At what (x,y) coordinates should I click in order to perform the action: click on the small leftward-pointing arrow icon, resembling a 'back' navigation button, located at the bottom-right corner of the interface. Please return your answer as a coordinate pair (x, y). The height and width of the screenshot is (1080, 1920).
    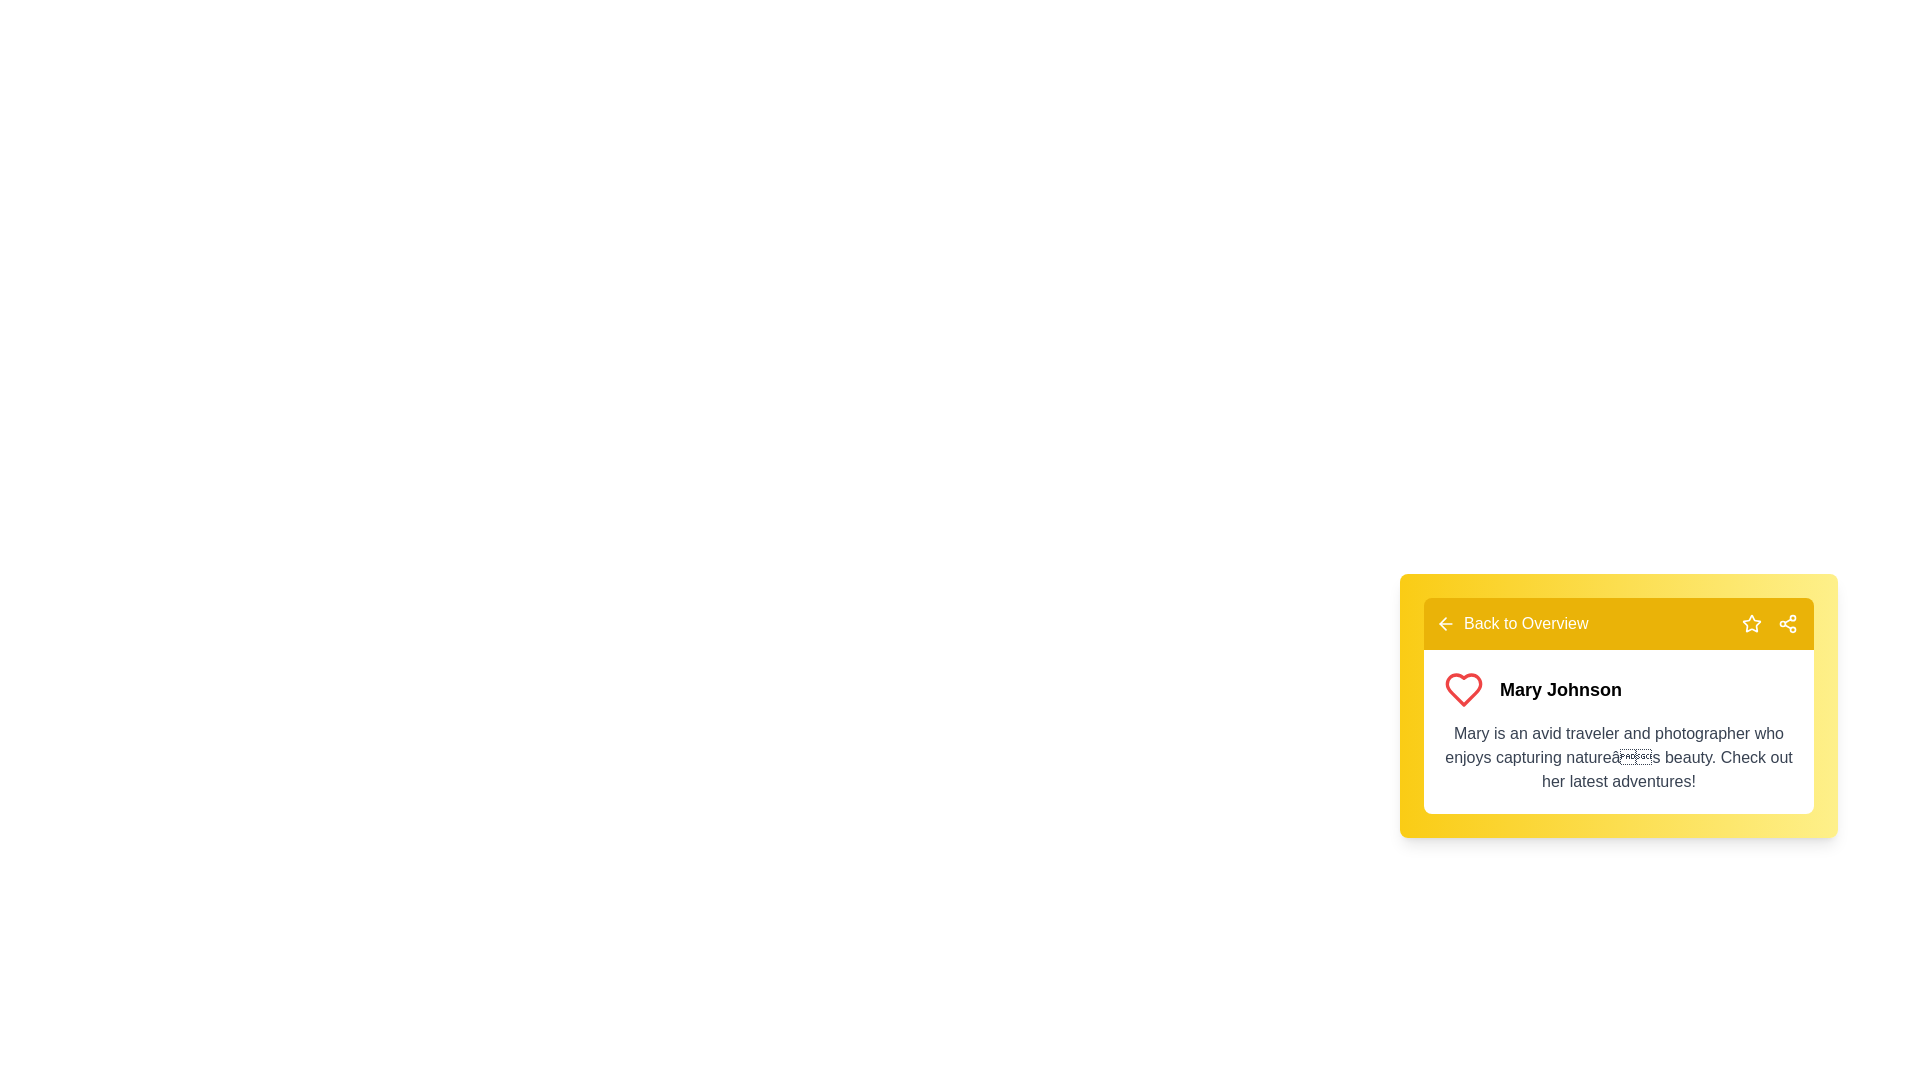
    Looking at the image, I should click on (1443, 623).